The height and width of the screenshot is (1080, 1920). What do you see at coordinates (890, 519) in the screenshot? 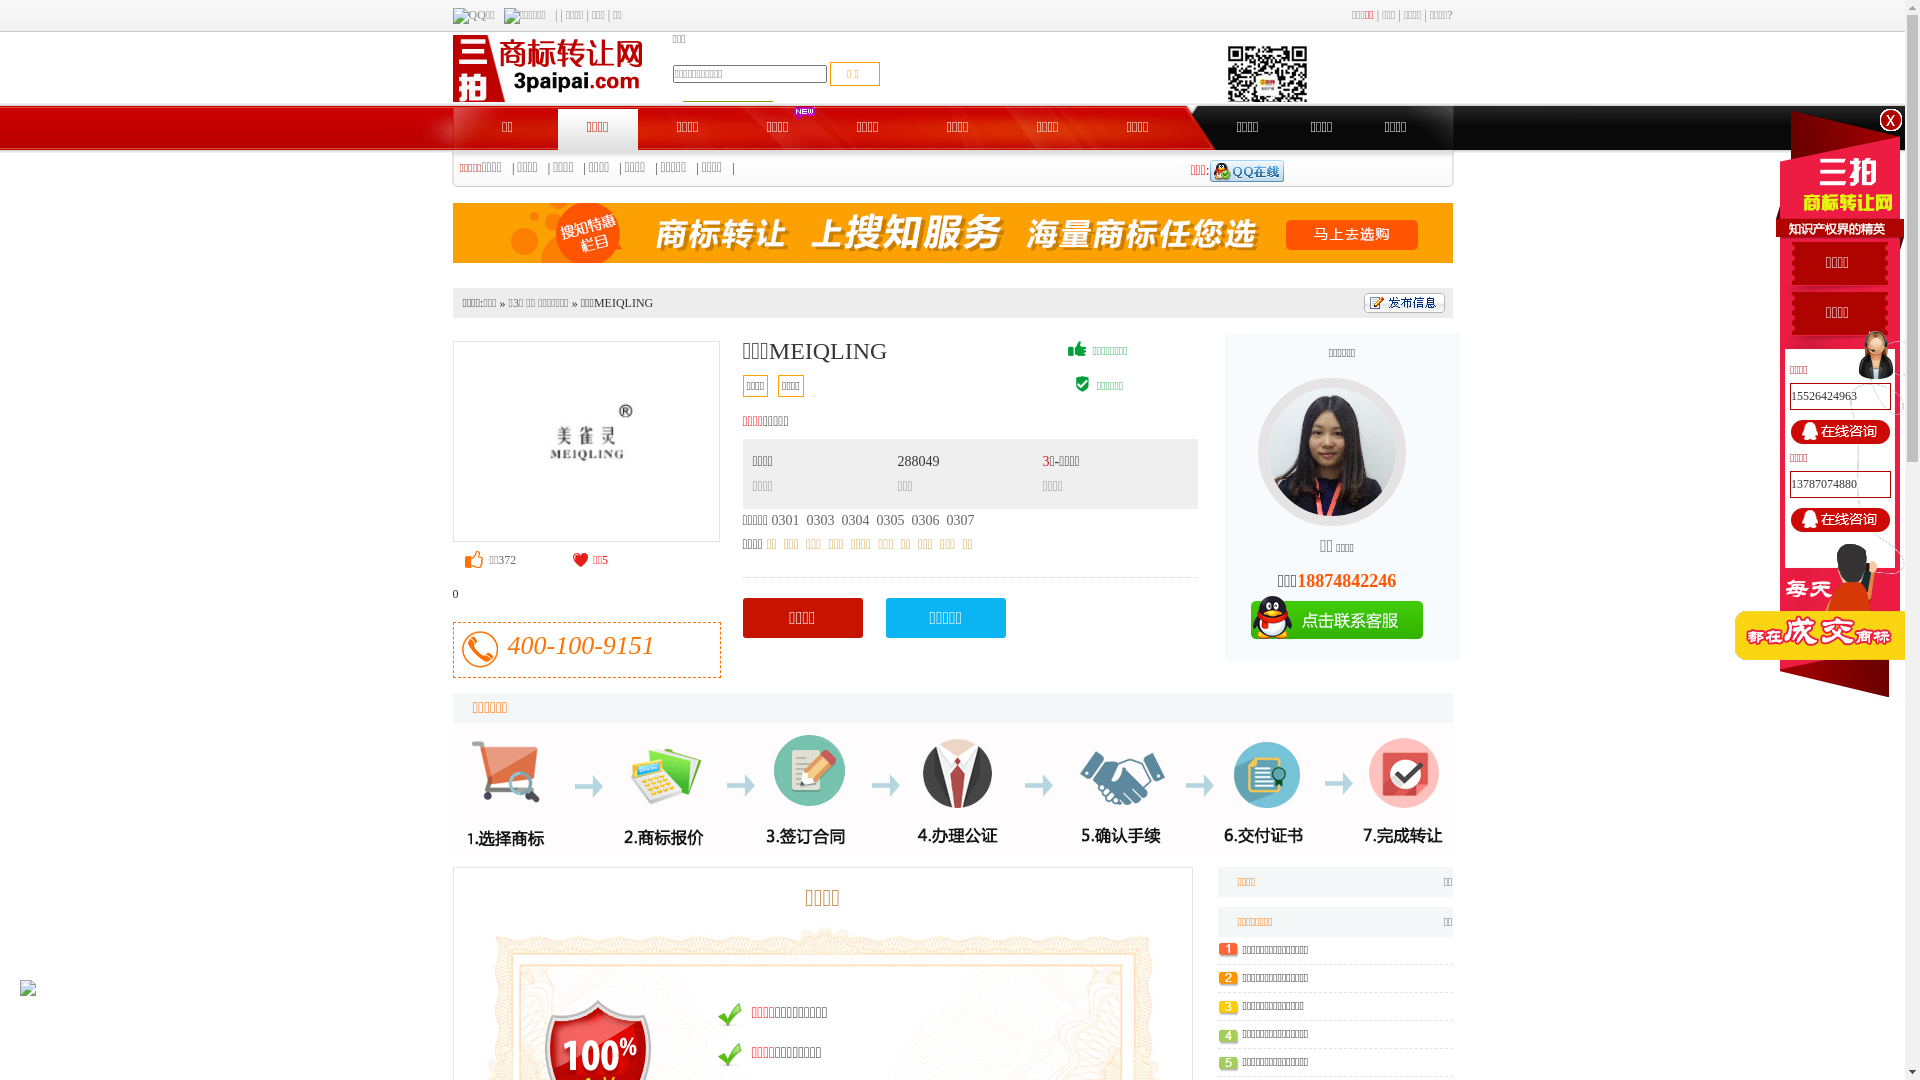
I see `'0305'` at bounding box center [890, 519].